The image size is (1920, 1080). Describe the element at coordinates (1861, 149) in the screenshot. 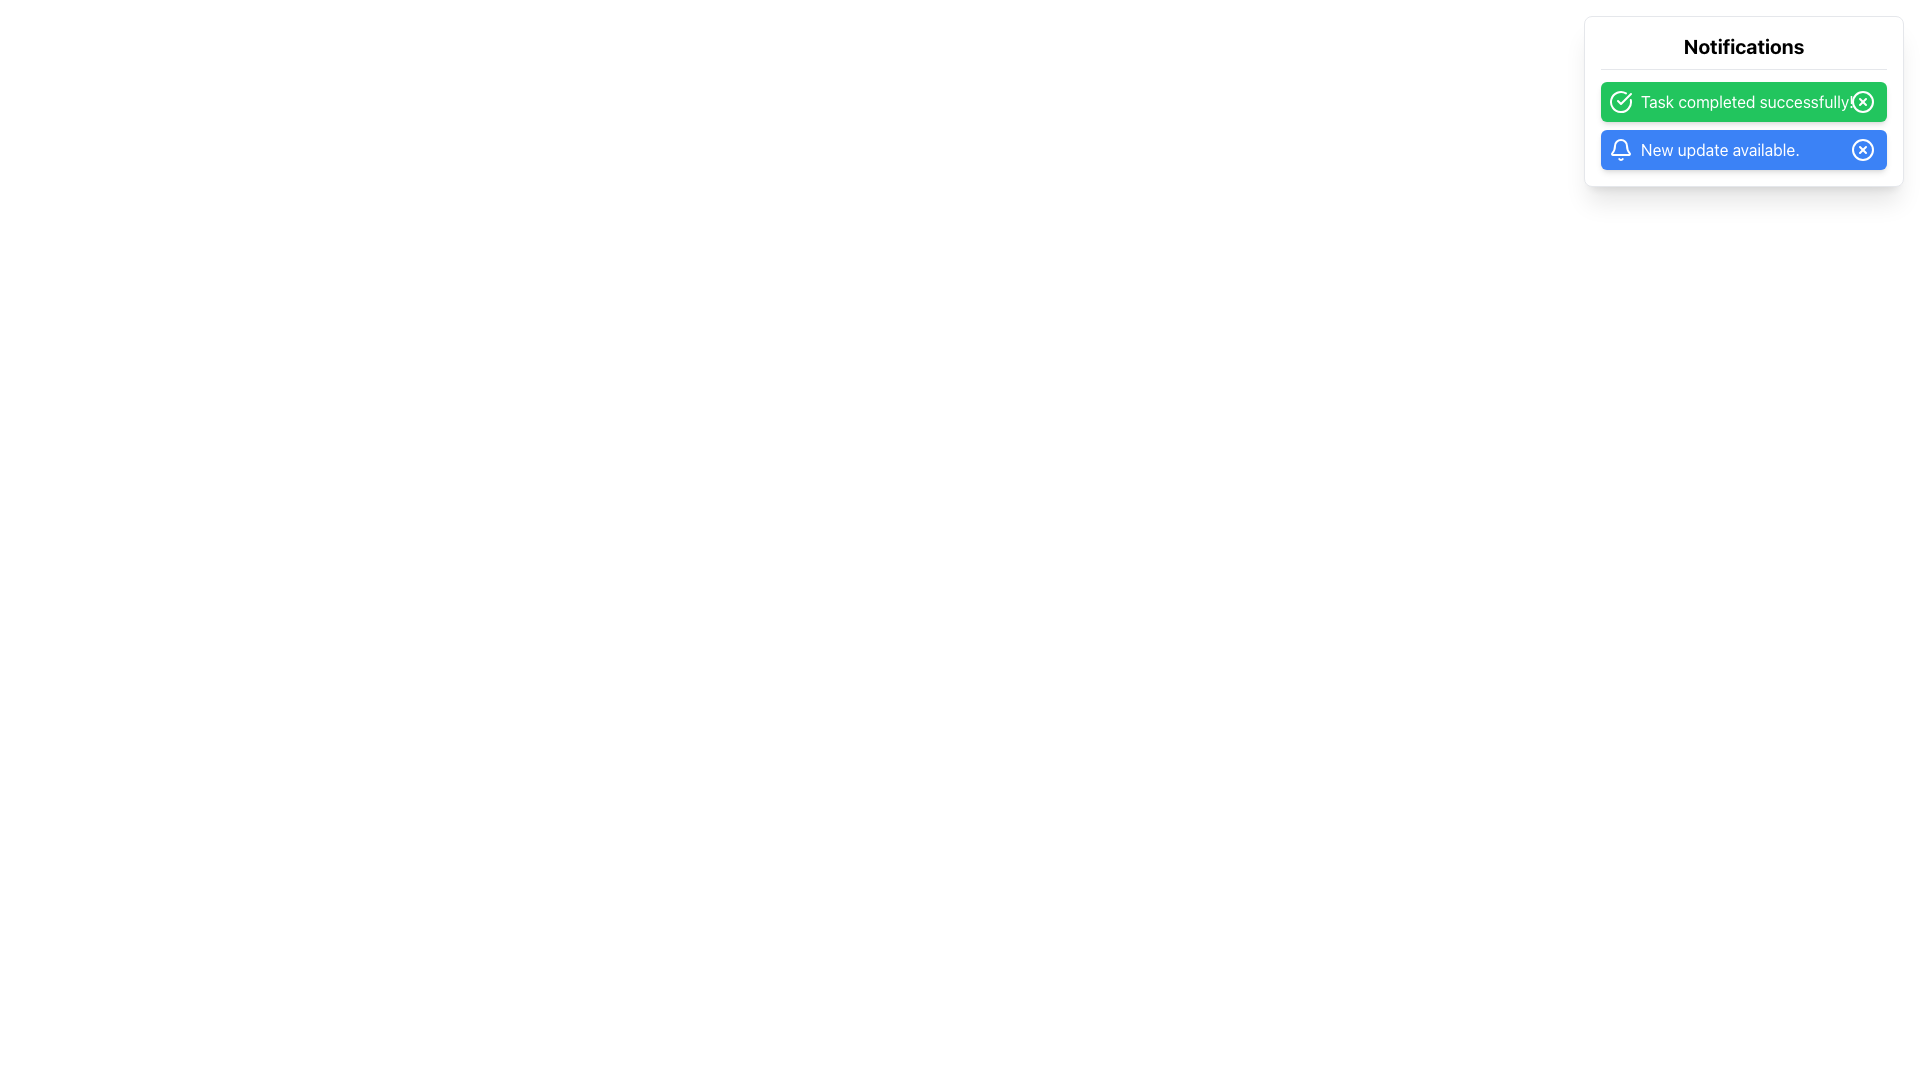

I see `the Circle icon with a blue outline located at the right end of the notification item that reads 'New update available.'` at that location.